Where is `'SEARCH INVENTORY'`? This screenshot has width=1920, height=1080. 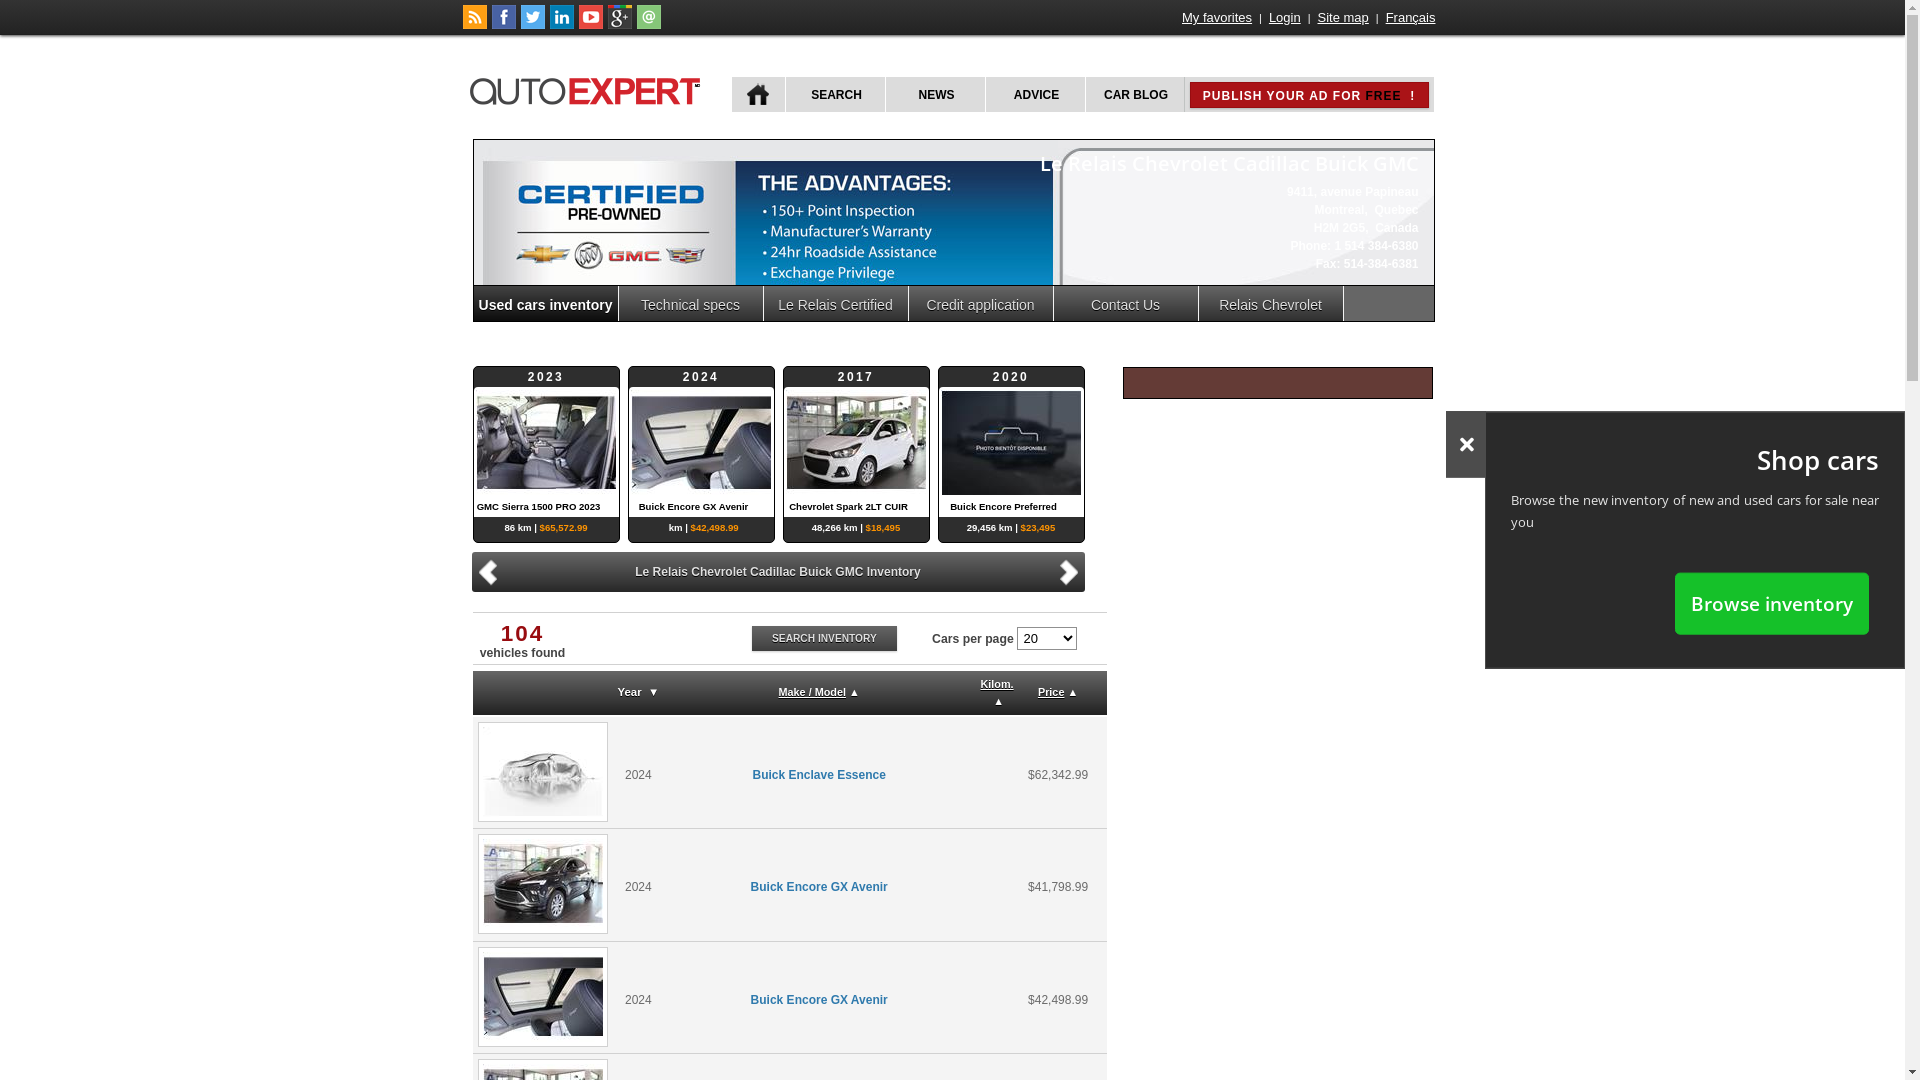 'SEARCH INVENTORY' is located at coordinates (825, 638).